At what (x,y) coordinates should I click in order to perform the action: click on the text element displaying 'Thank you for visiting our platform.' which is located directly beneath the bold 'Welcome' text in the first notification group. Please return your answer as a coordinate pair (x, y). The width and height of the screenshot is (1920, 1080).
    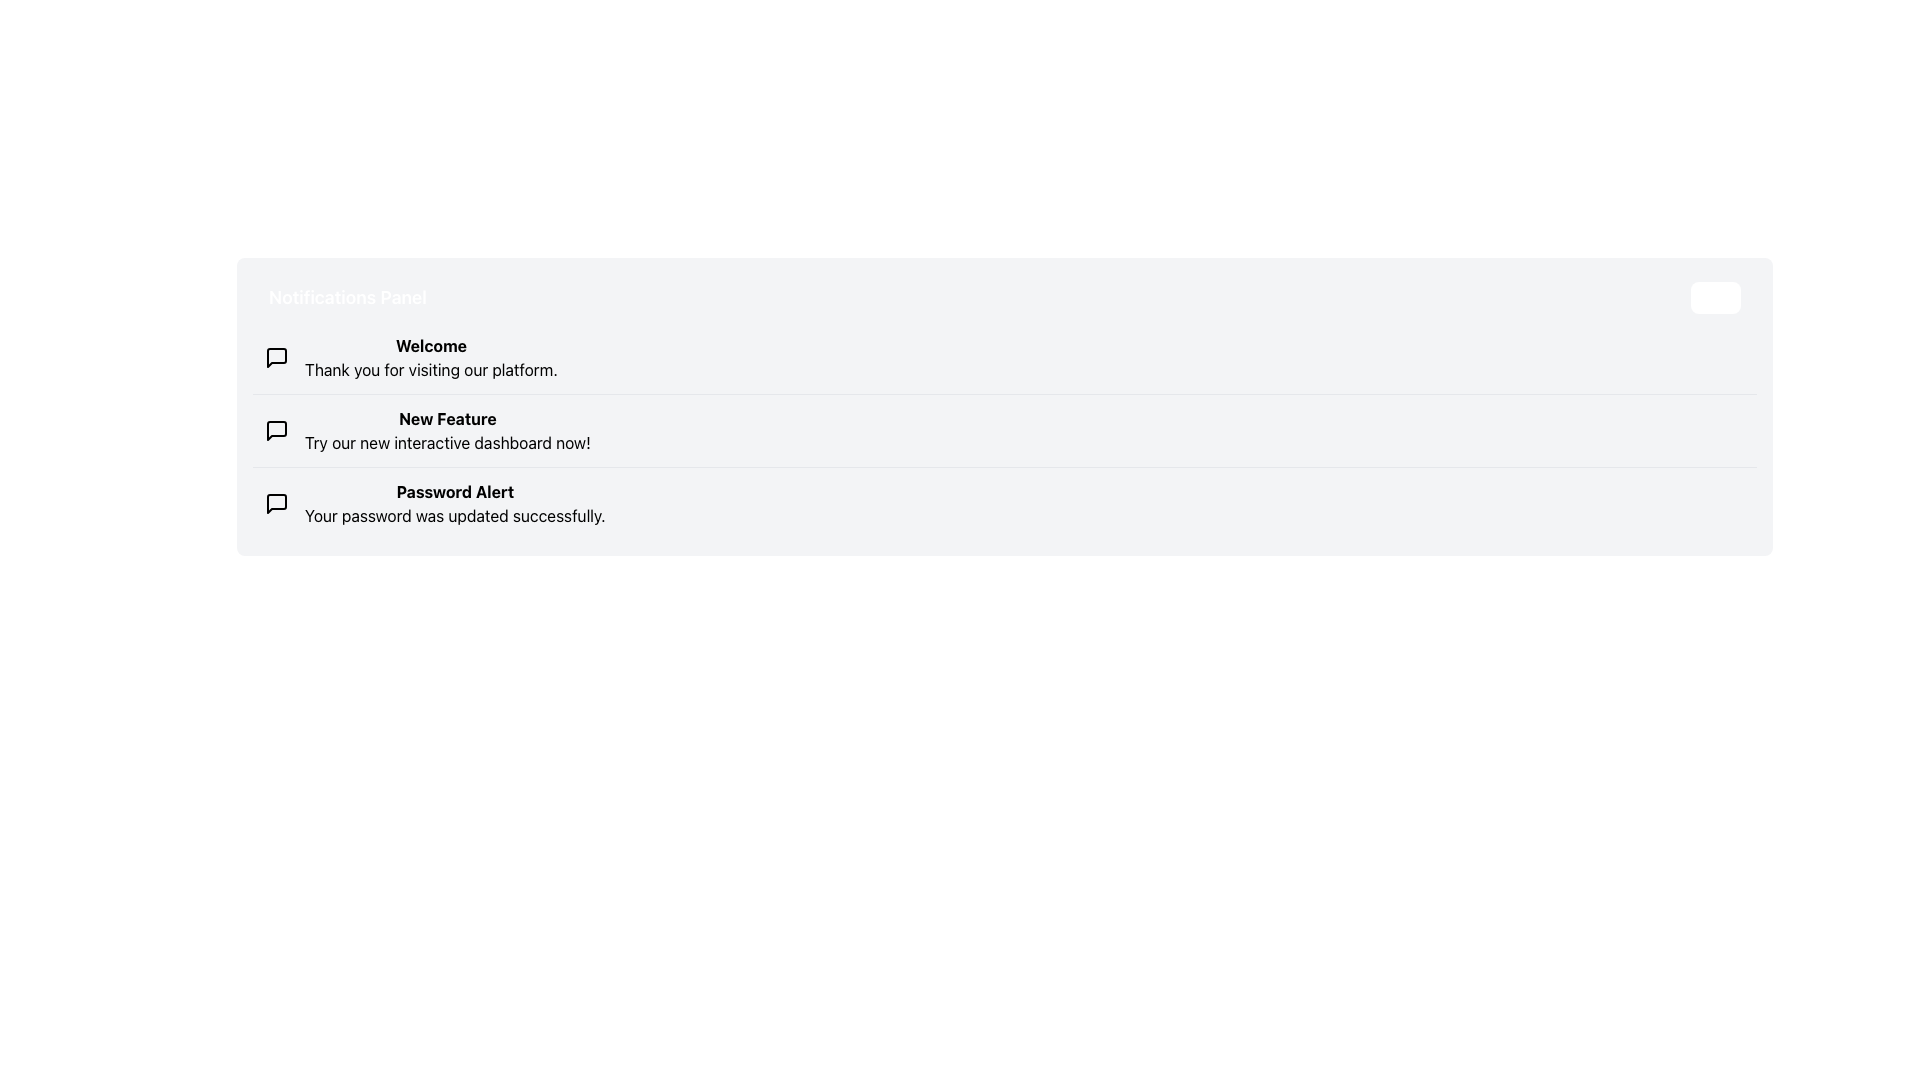
    Looking at the image, I should click on (430, 370).